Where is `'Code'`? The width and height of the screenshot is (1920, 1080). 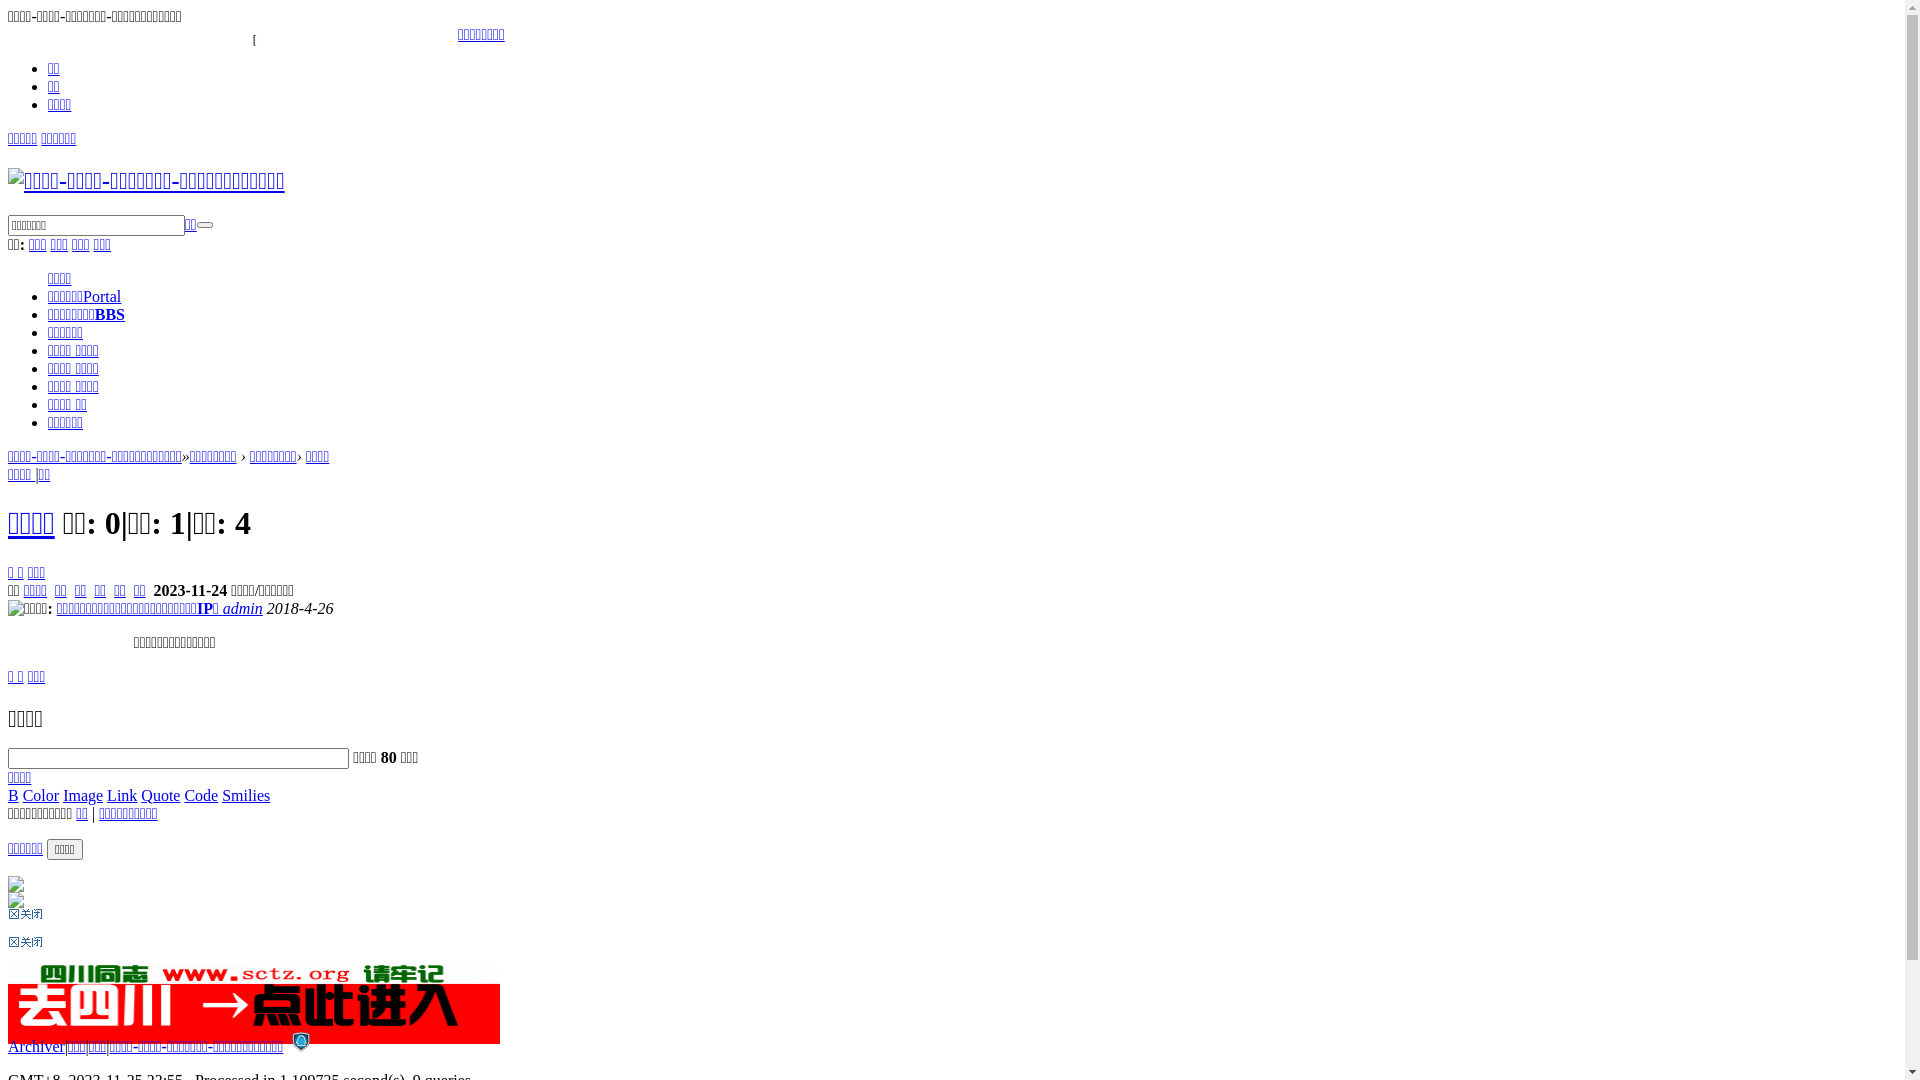
'Code' is located at coordinates (183, 793).